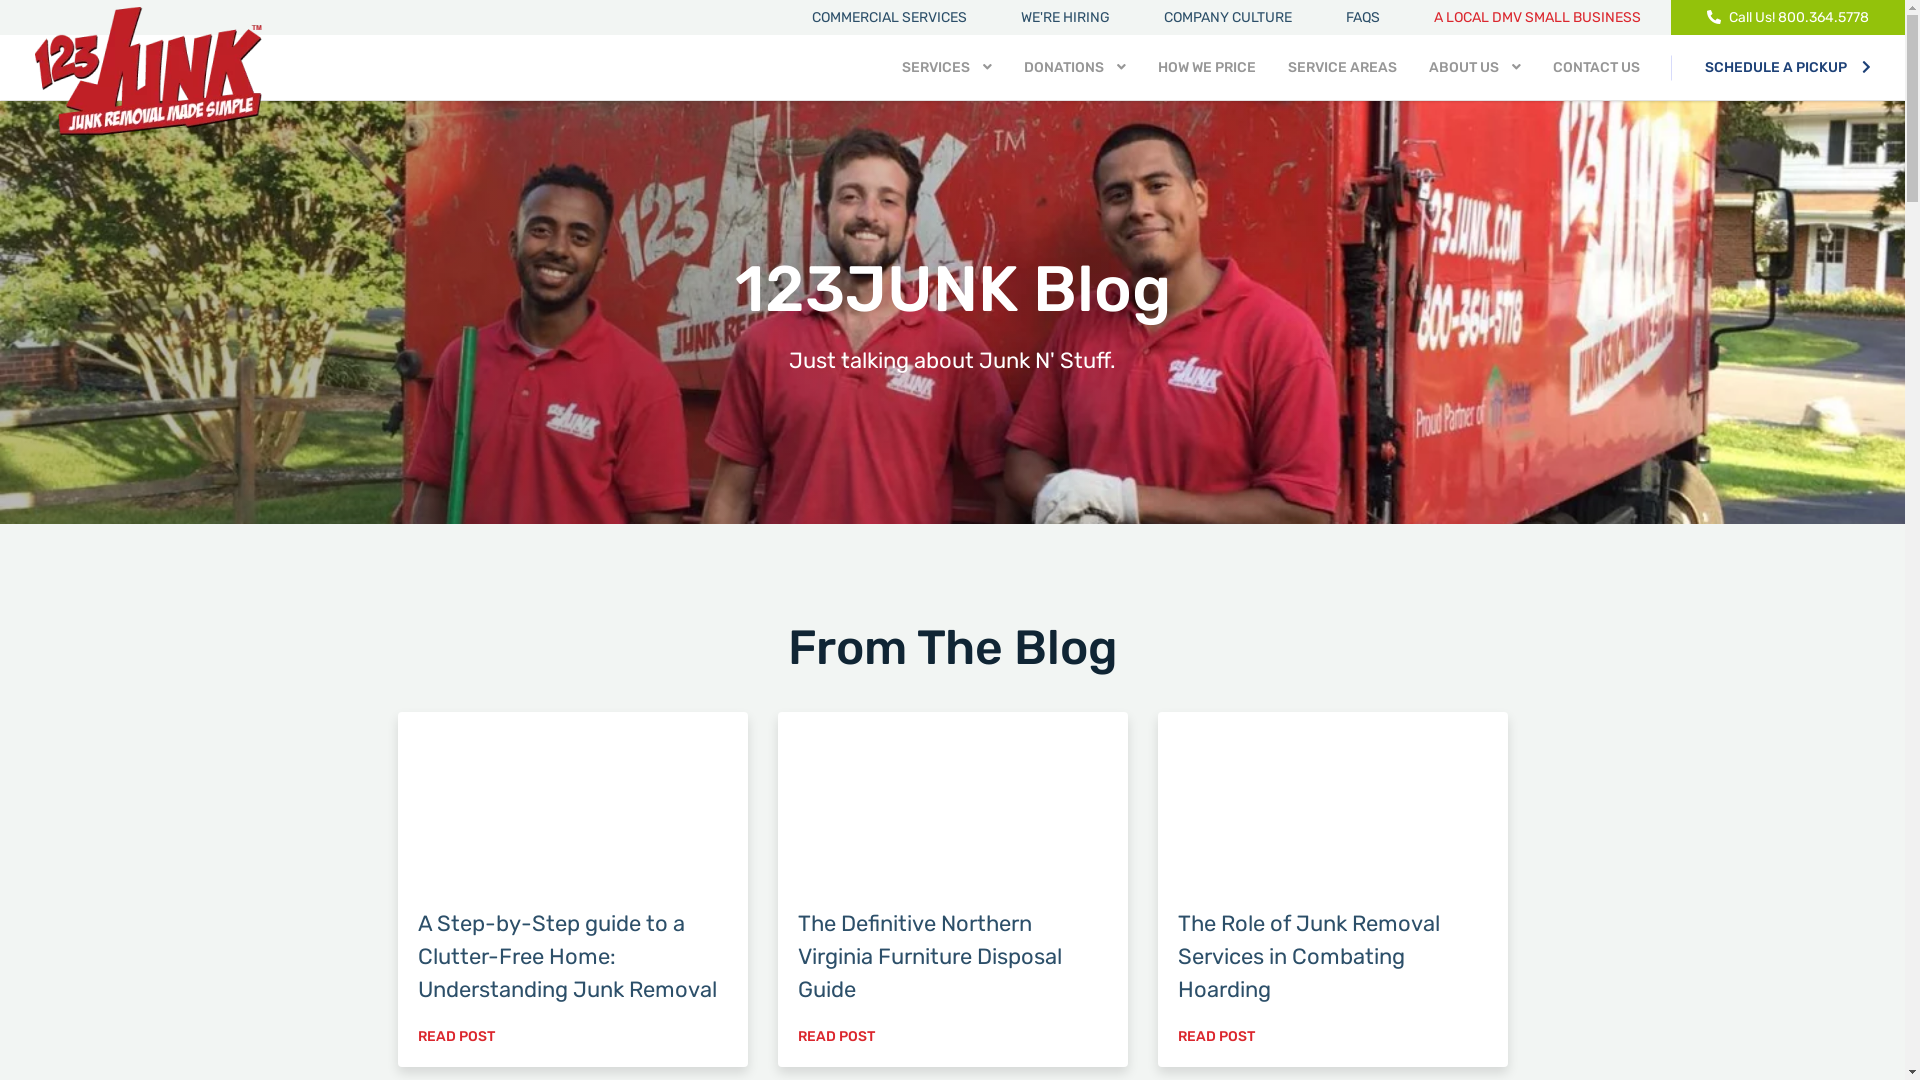  I want to click on 'ABOUT US', so click(1474, 66).